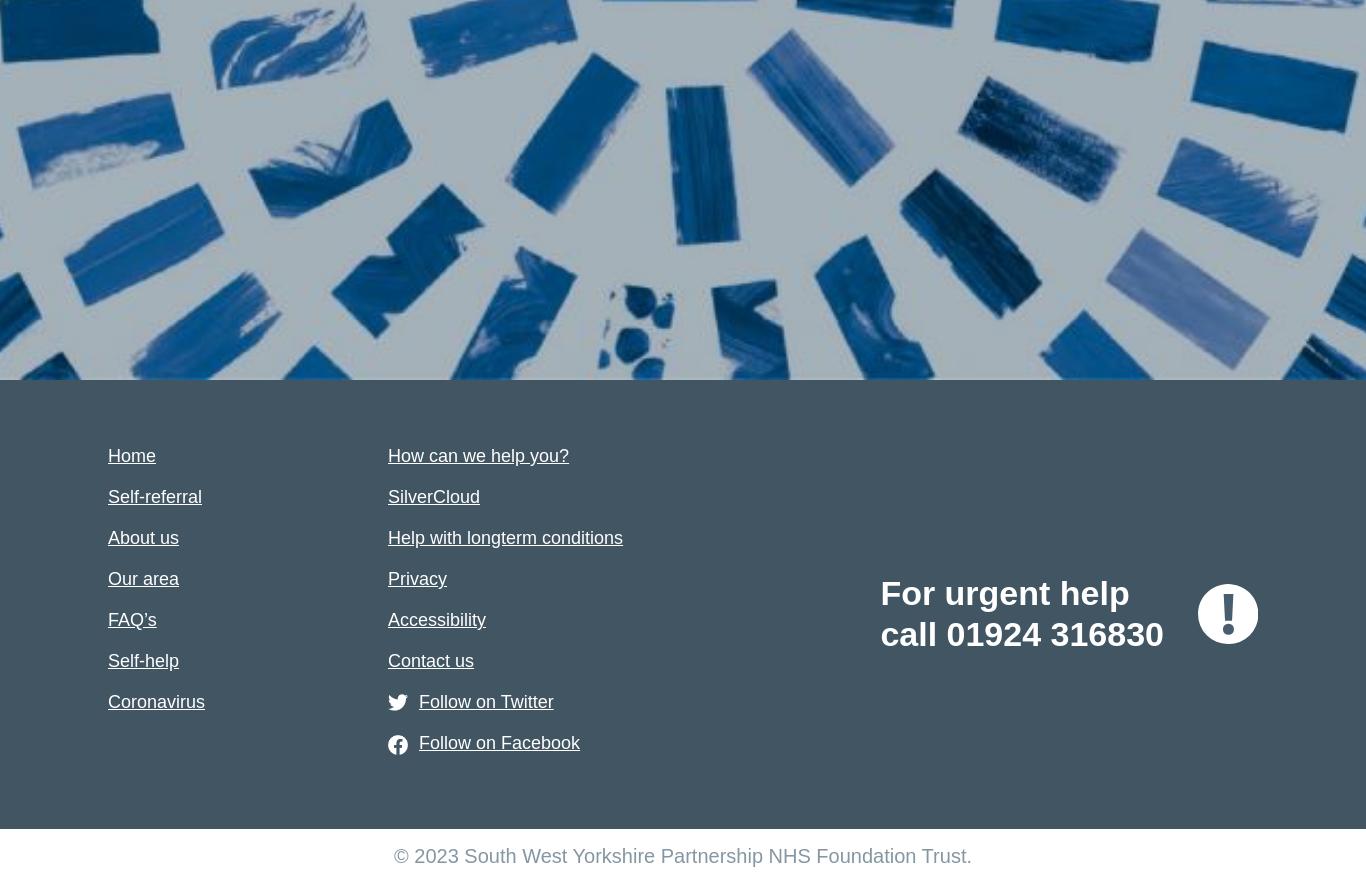  Describe the element at coordinates (142, 577) in the screenshot. I see `'Our area'` at that location.